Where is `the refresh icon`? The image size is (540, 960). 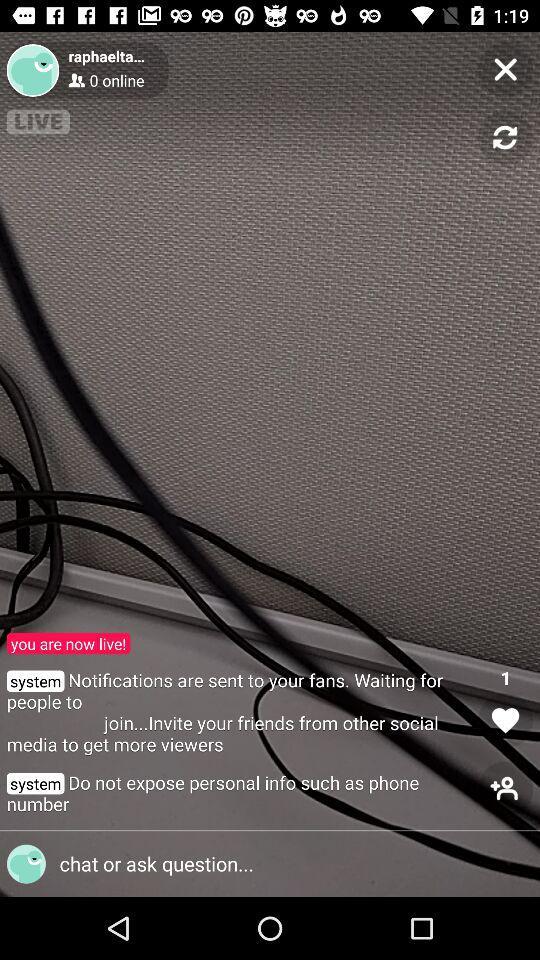 the refresh icon is located at coordinates (504, 137).